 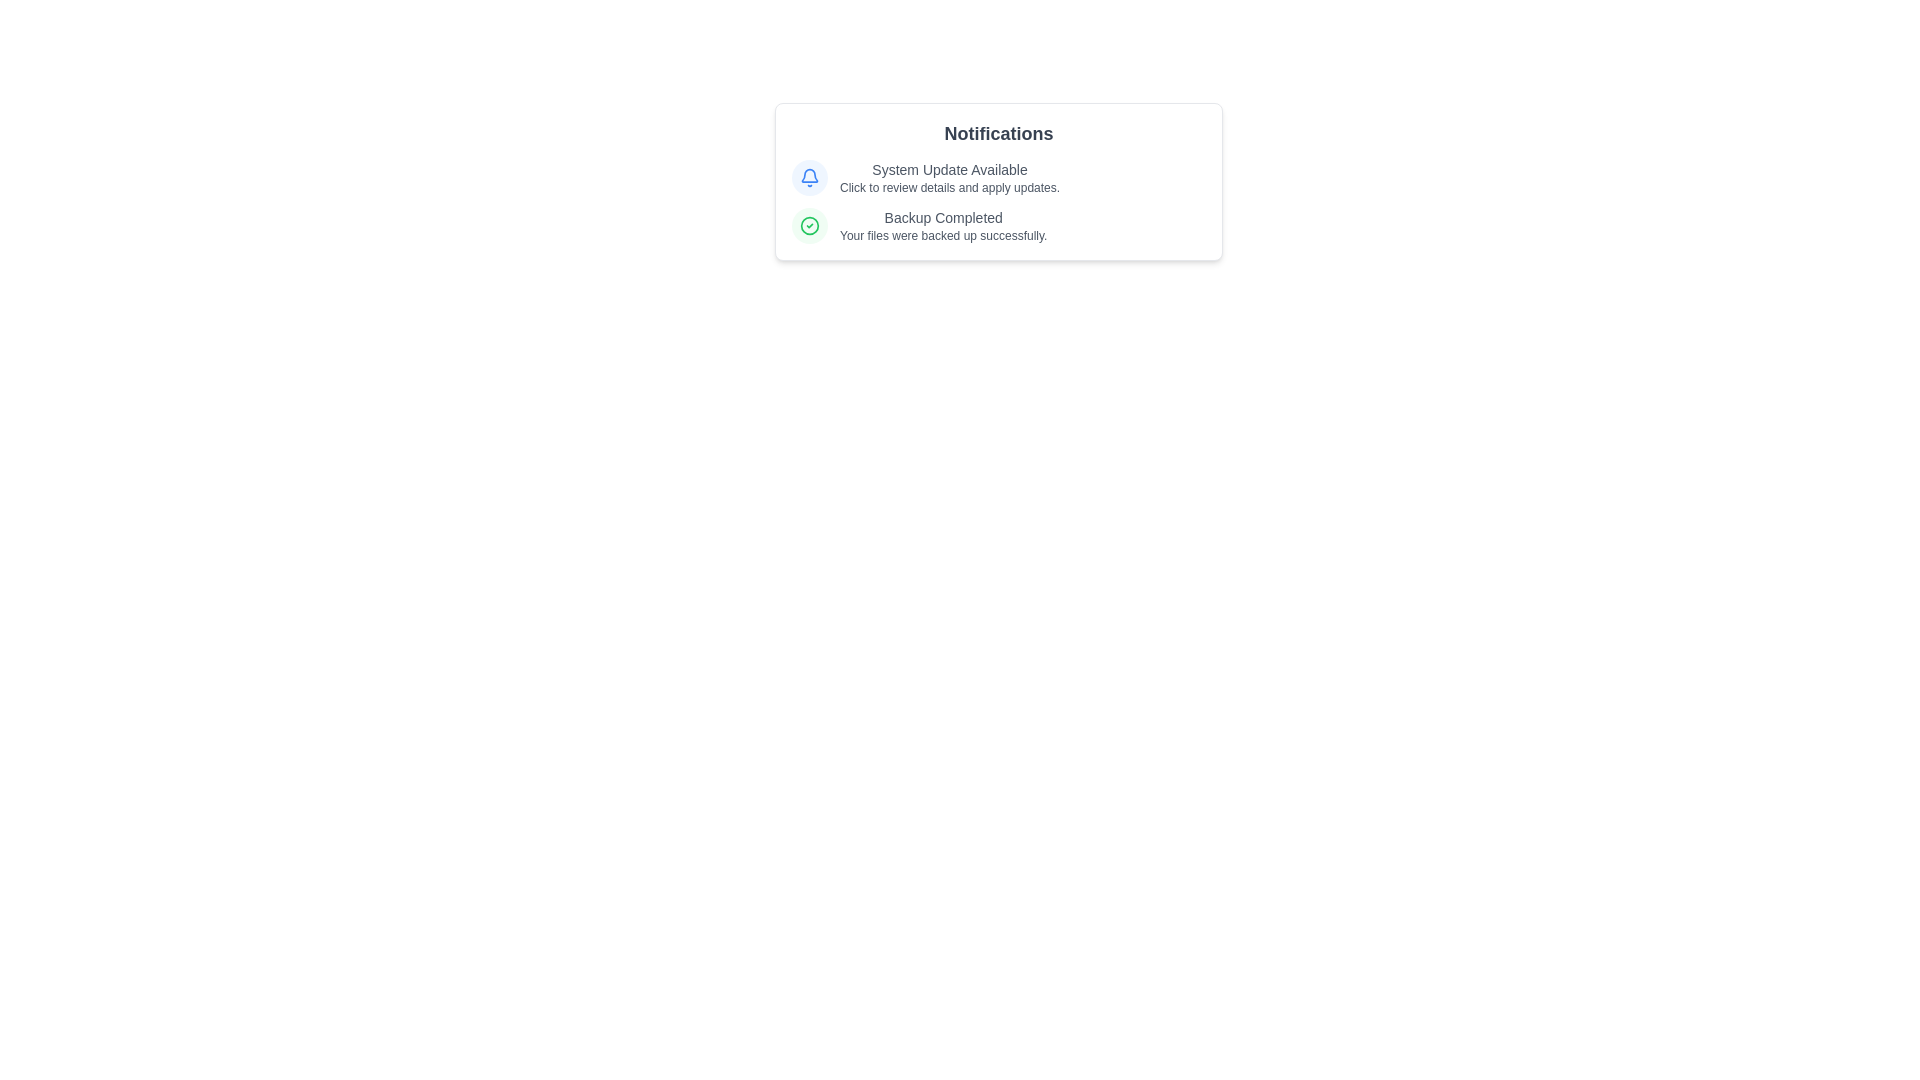 What do you see at coordinates (810, 225) in the screenshot?
I see `the success indication icon located to the left of the 'Backup Completed' text in the green-shaded notification area to recognize the successful completion of the backup process` at bounding box center [810, 225].